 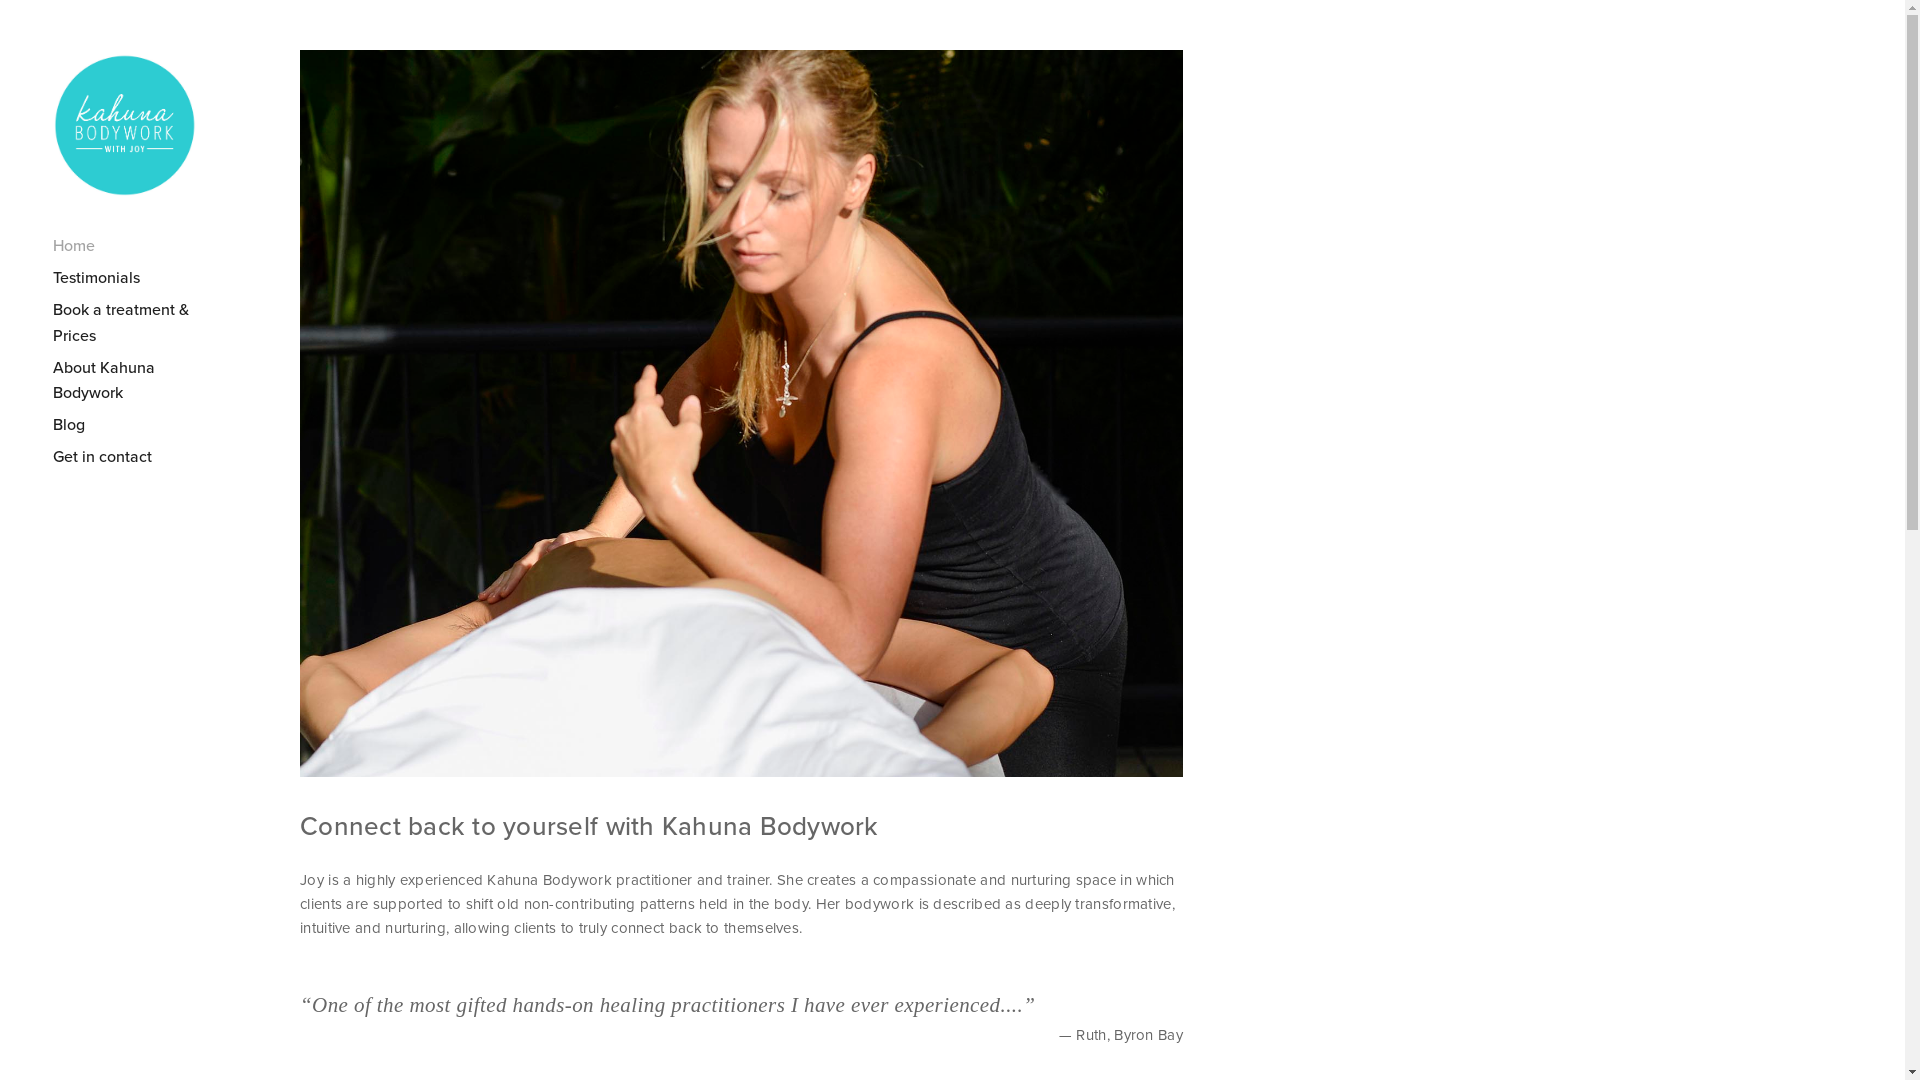 What do you see at coordinates (138, 277) in the screenshot?
I see `'Testimonials'` at bounding box center [138, 277].